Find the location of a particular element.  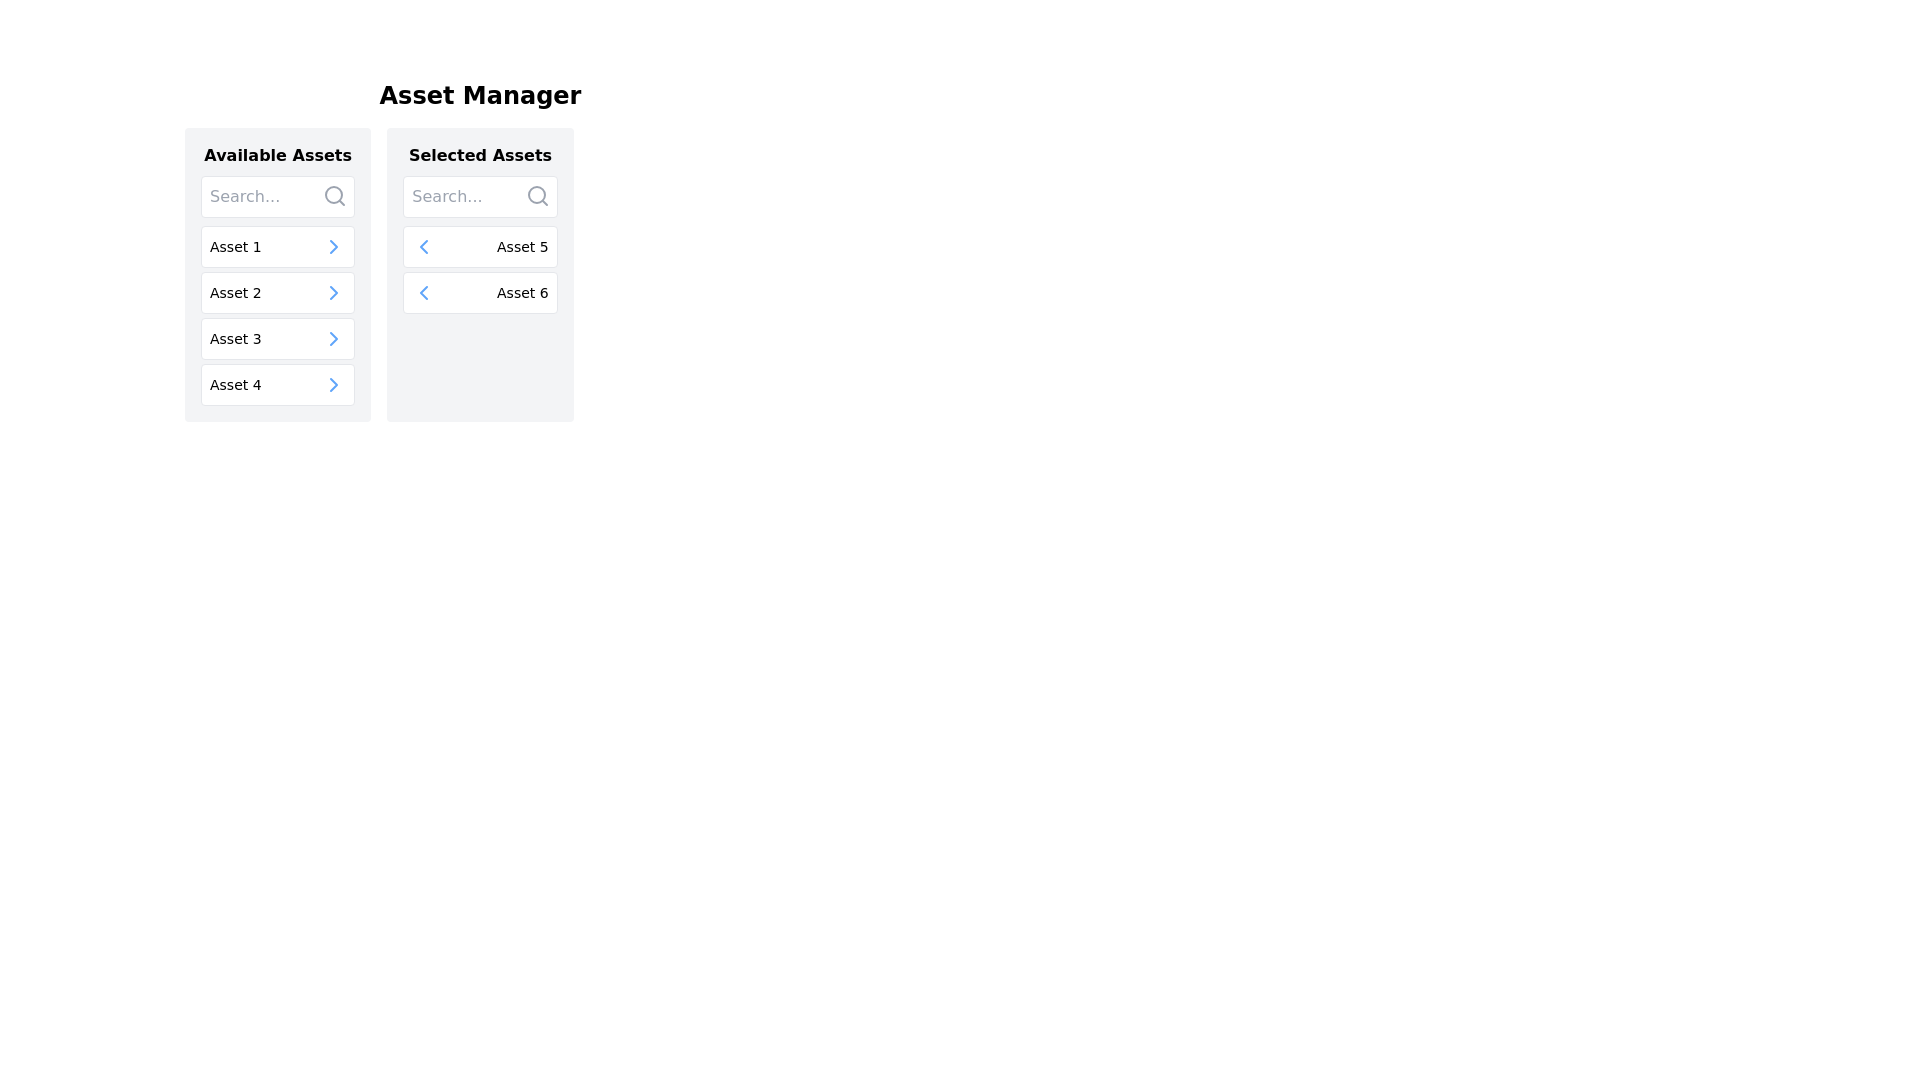

the selectable list item labeled 'Asset 2' is located at coordinates (277, 293).